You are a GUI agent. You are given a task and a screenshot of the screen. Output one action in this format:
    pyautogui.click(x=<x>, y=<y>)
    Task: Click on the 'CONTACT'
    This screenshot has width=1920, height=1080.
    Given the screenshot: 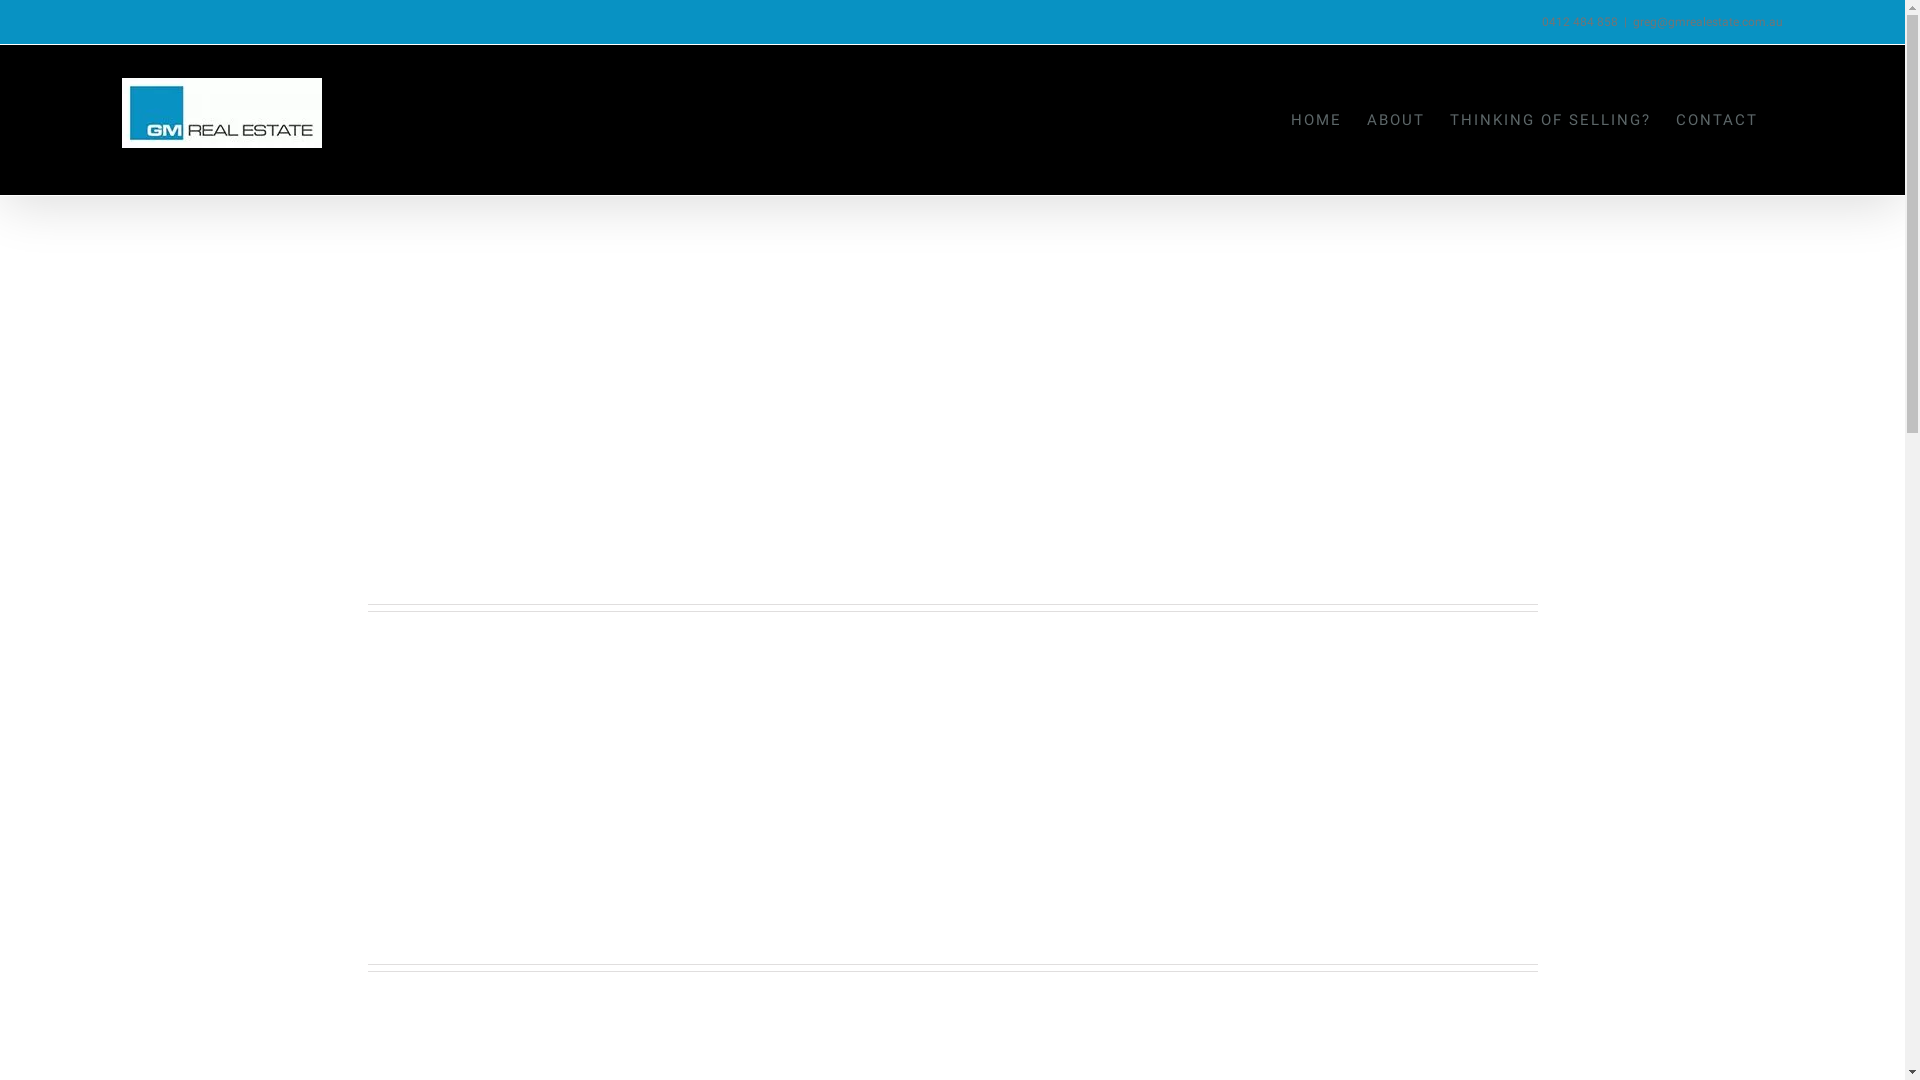 What is the action you would take?
    pyautogui.click(x=1716, y=119)
    